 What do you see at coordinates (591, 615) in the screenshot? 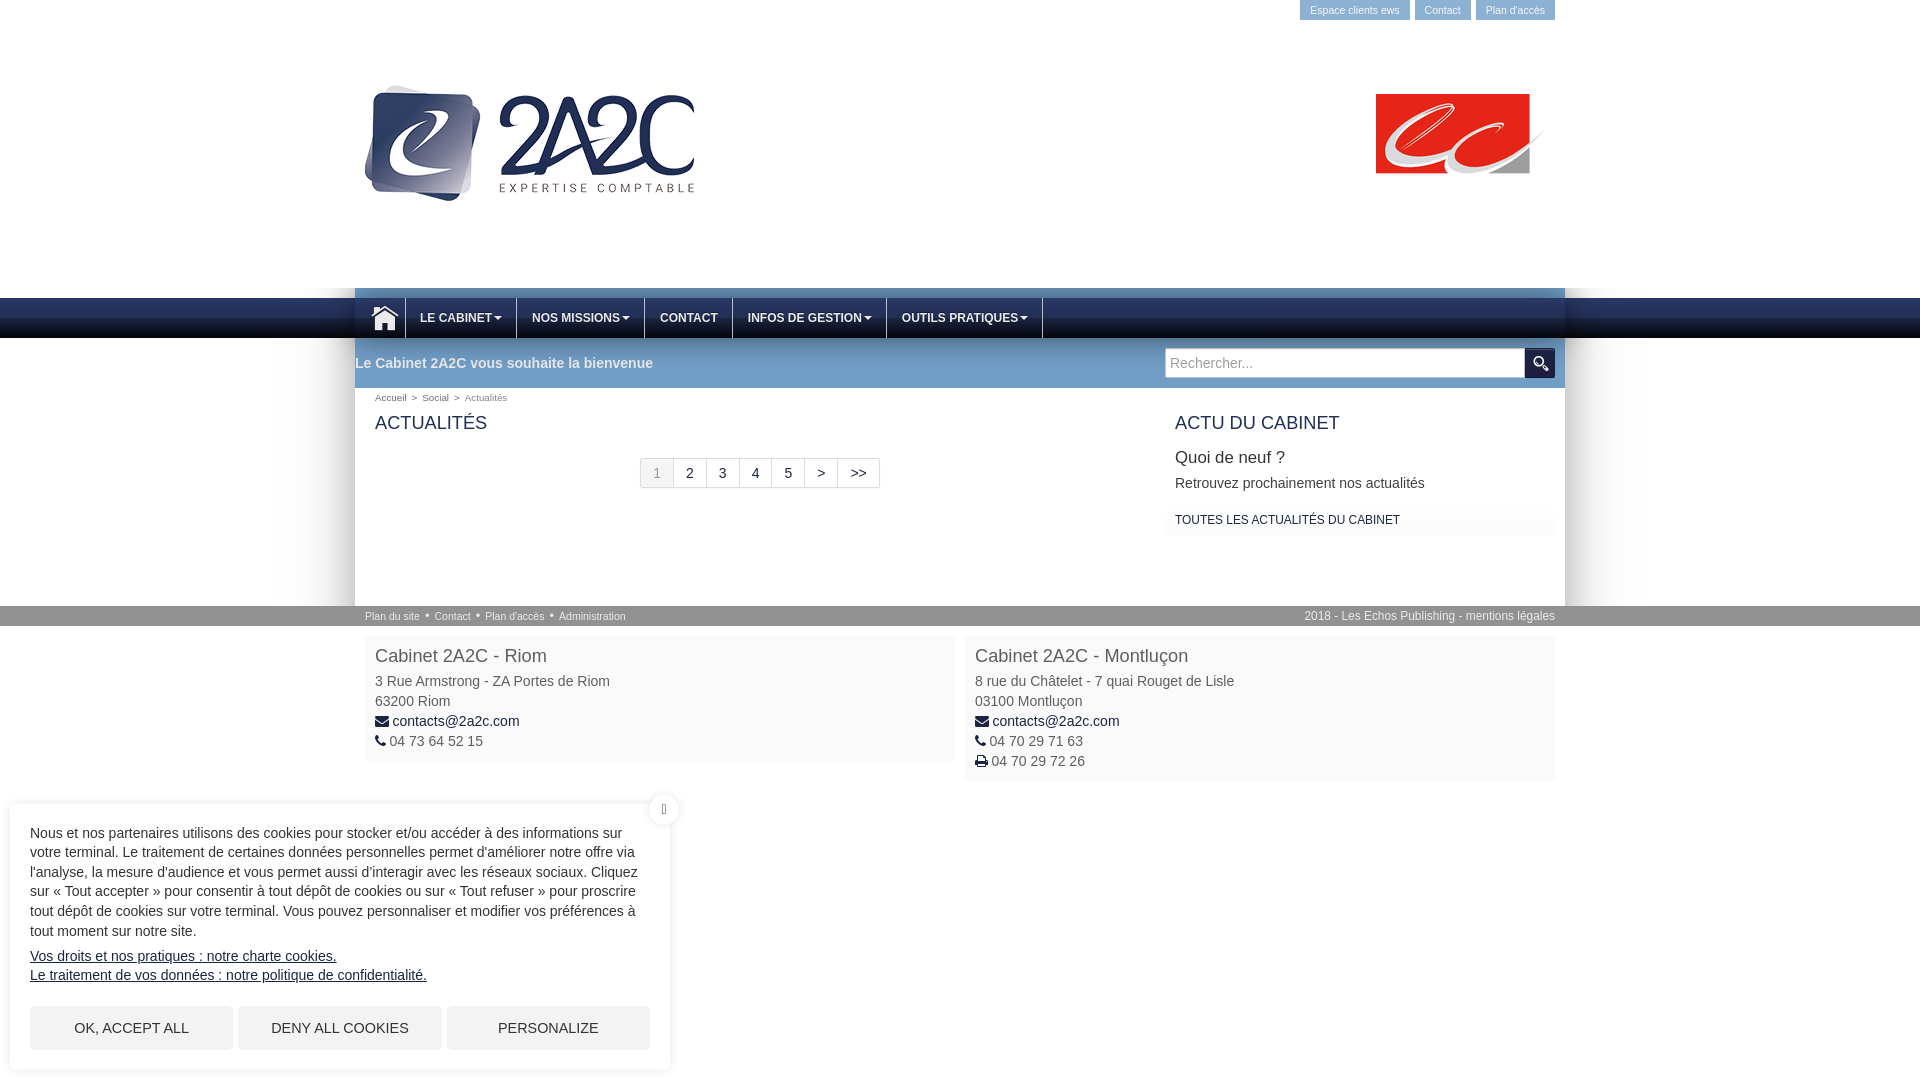
I see `'Administration'` at bounding box center [591, 615].